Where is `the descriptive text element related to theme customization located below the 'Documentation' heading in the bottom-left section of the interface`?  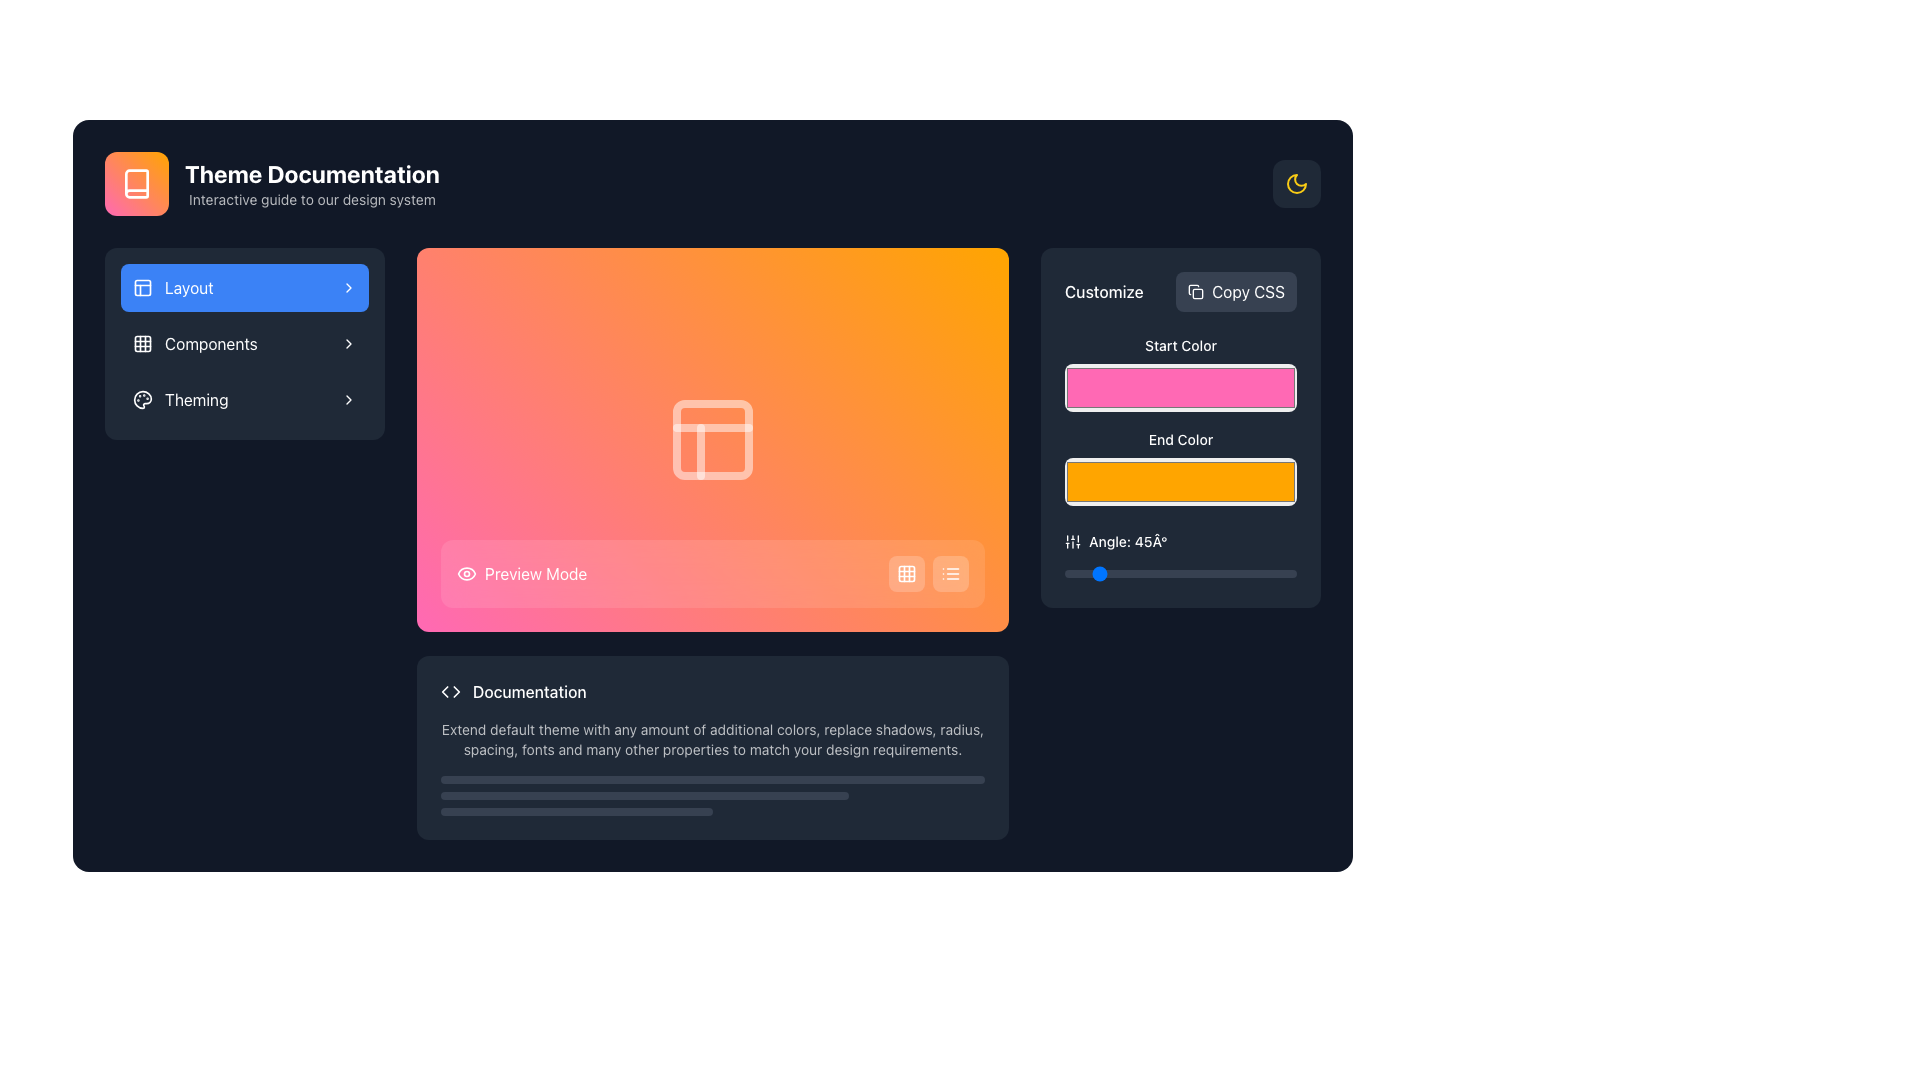
the descriptive text element related to theme customization located below the 'Documentation' heading in the bottom-left section of the interface is located at coordinates (713, 740).